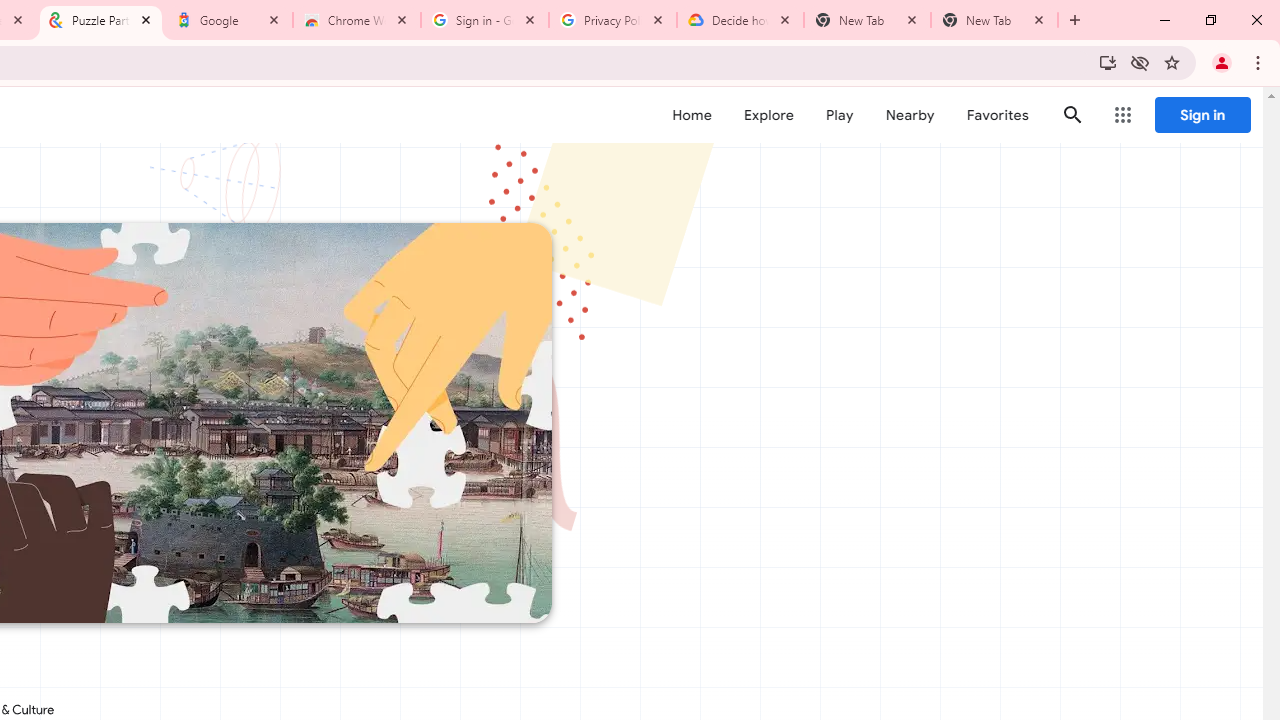  What do you see at coordinates (840, 115) in the screenshot?
I see `'Play'` at bounding box center [840, 115].